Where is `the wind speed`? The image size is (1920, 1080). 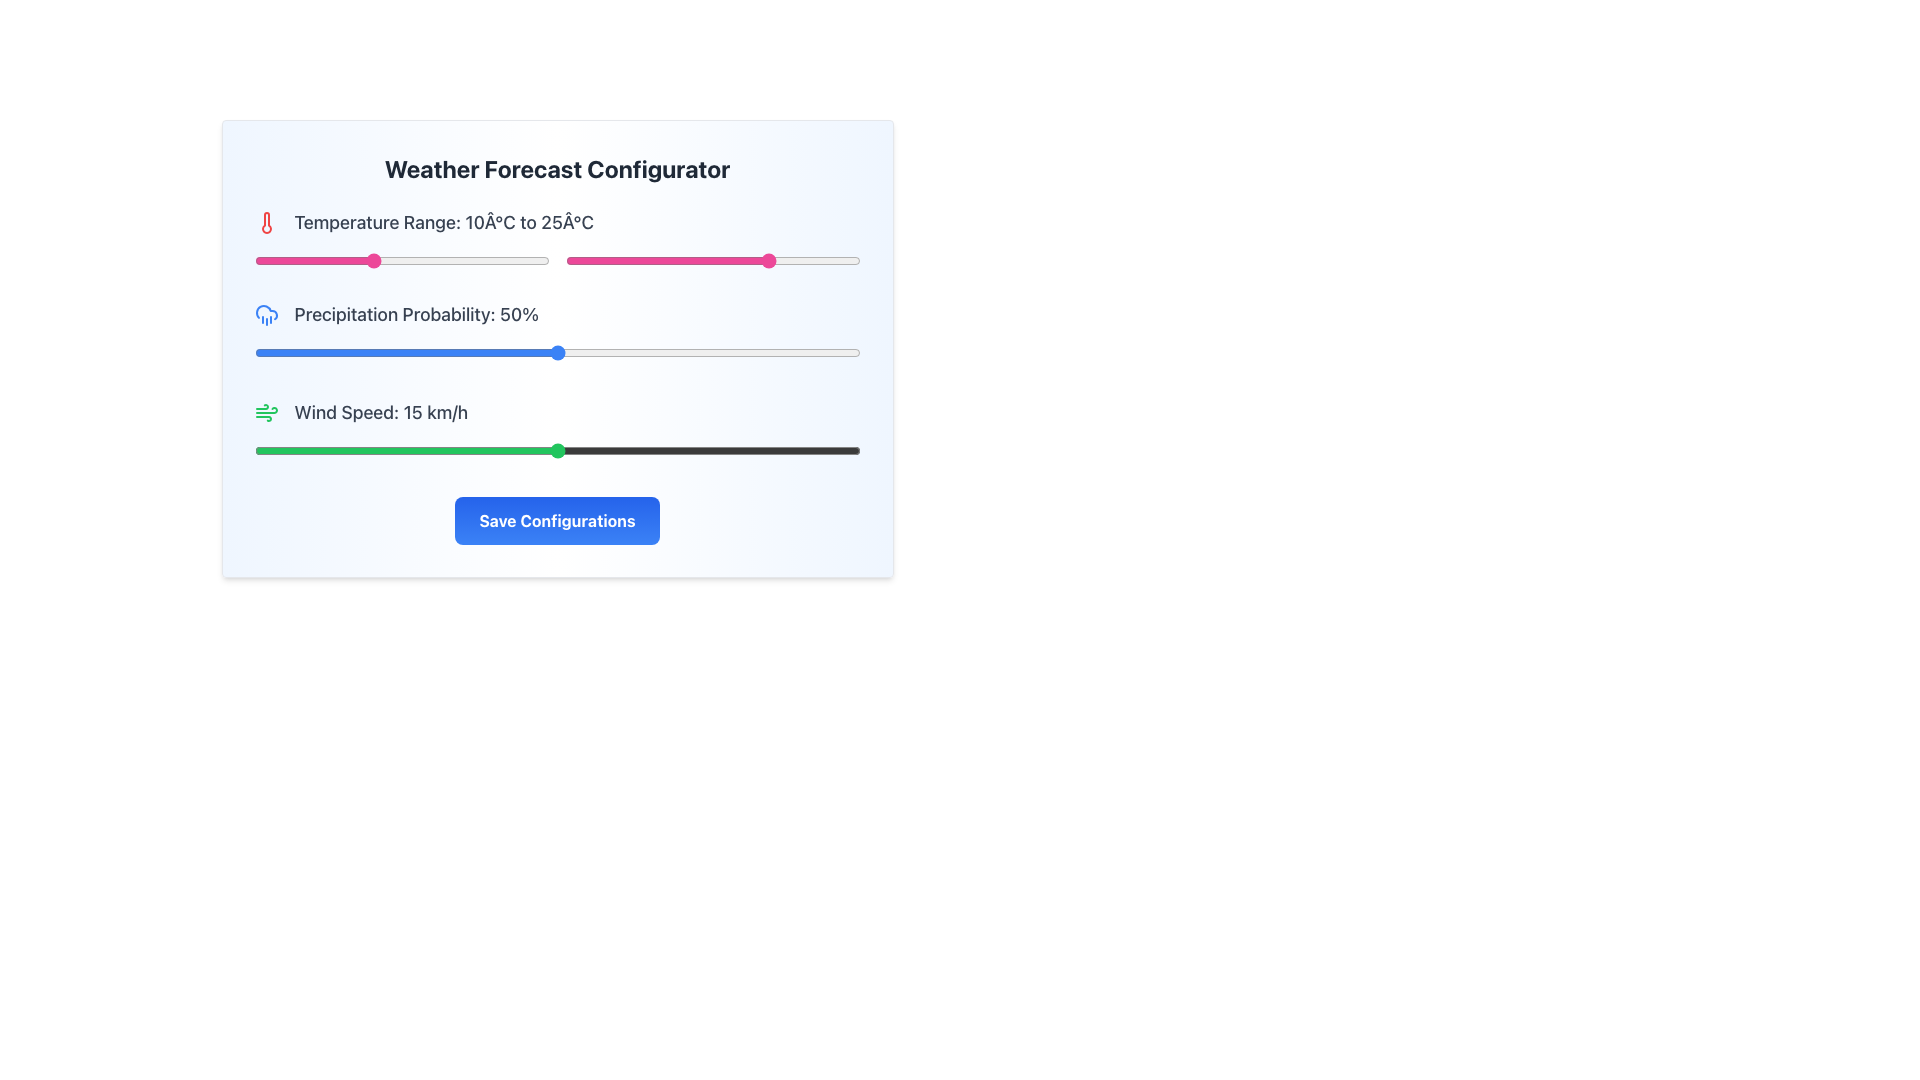 the wind speed is located at coordinates (719, 451).